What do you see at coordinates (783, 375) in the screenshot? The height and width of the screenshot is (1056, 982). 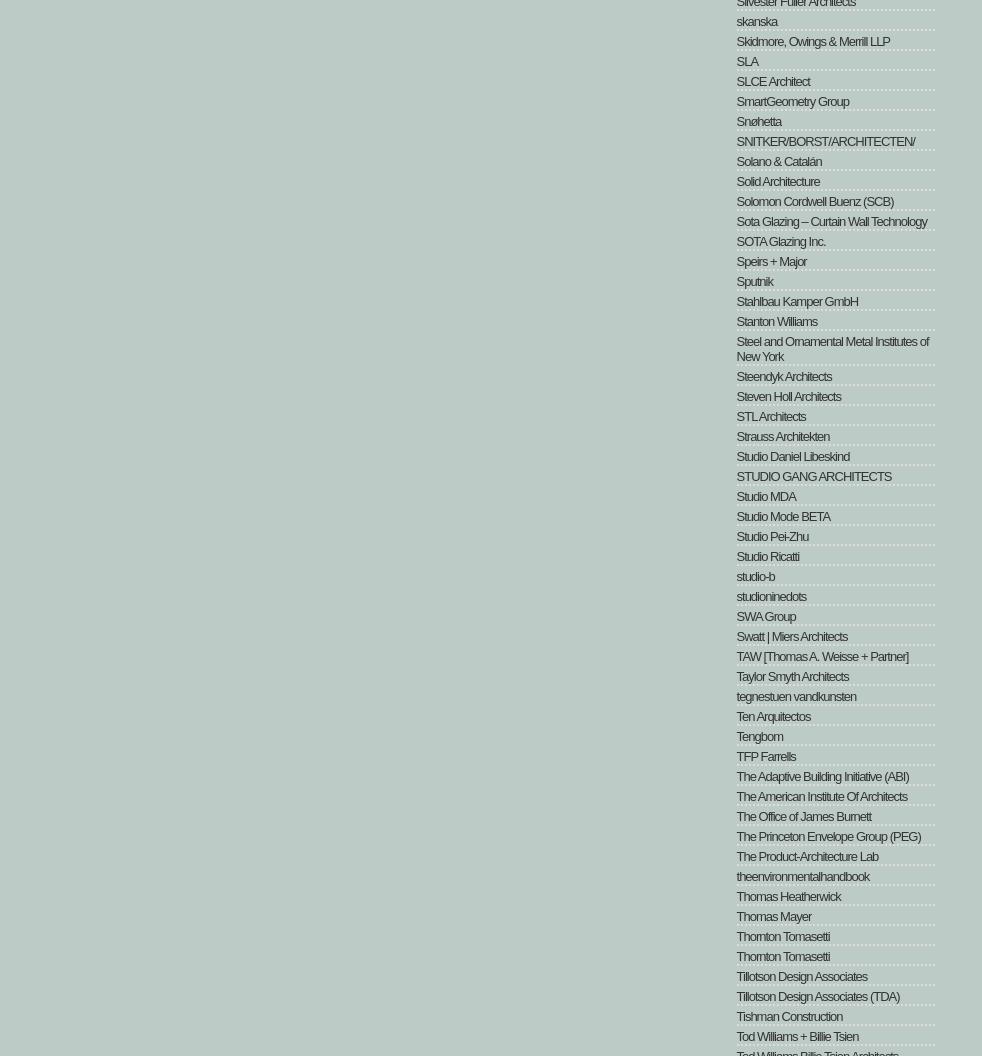 I see `'Steendyk Architects'` at bounding box center [783, 375].